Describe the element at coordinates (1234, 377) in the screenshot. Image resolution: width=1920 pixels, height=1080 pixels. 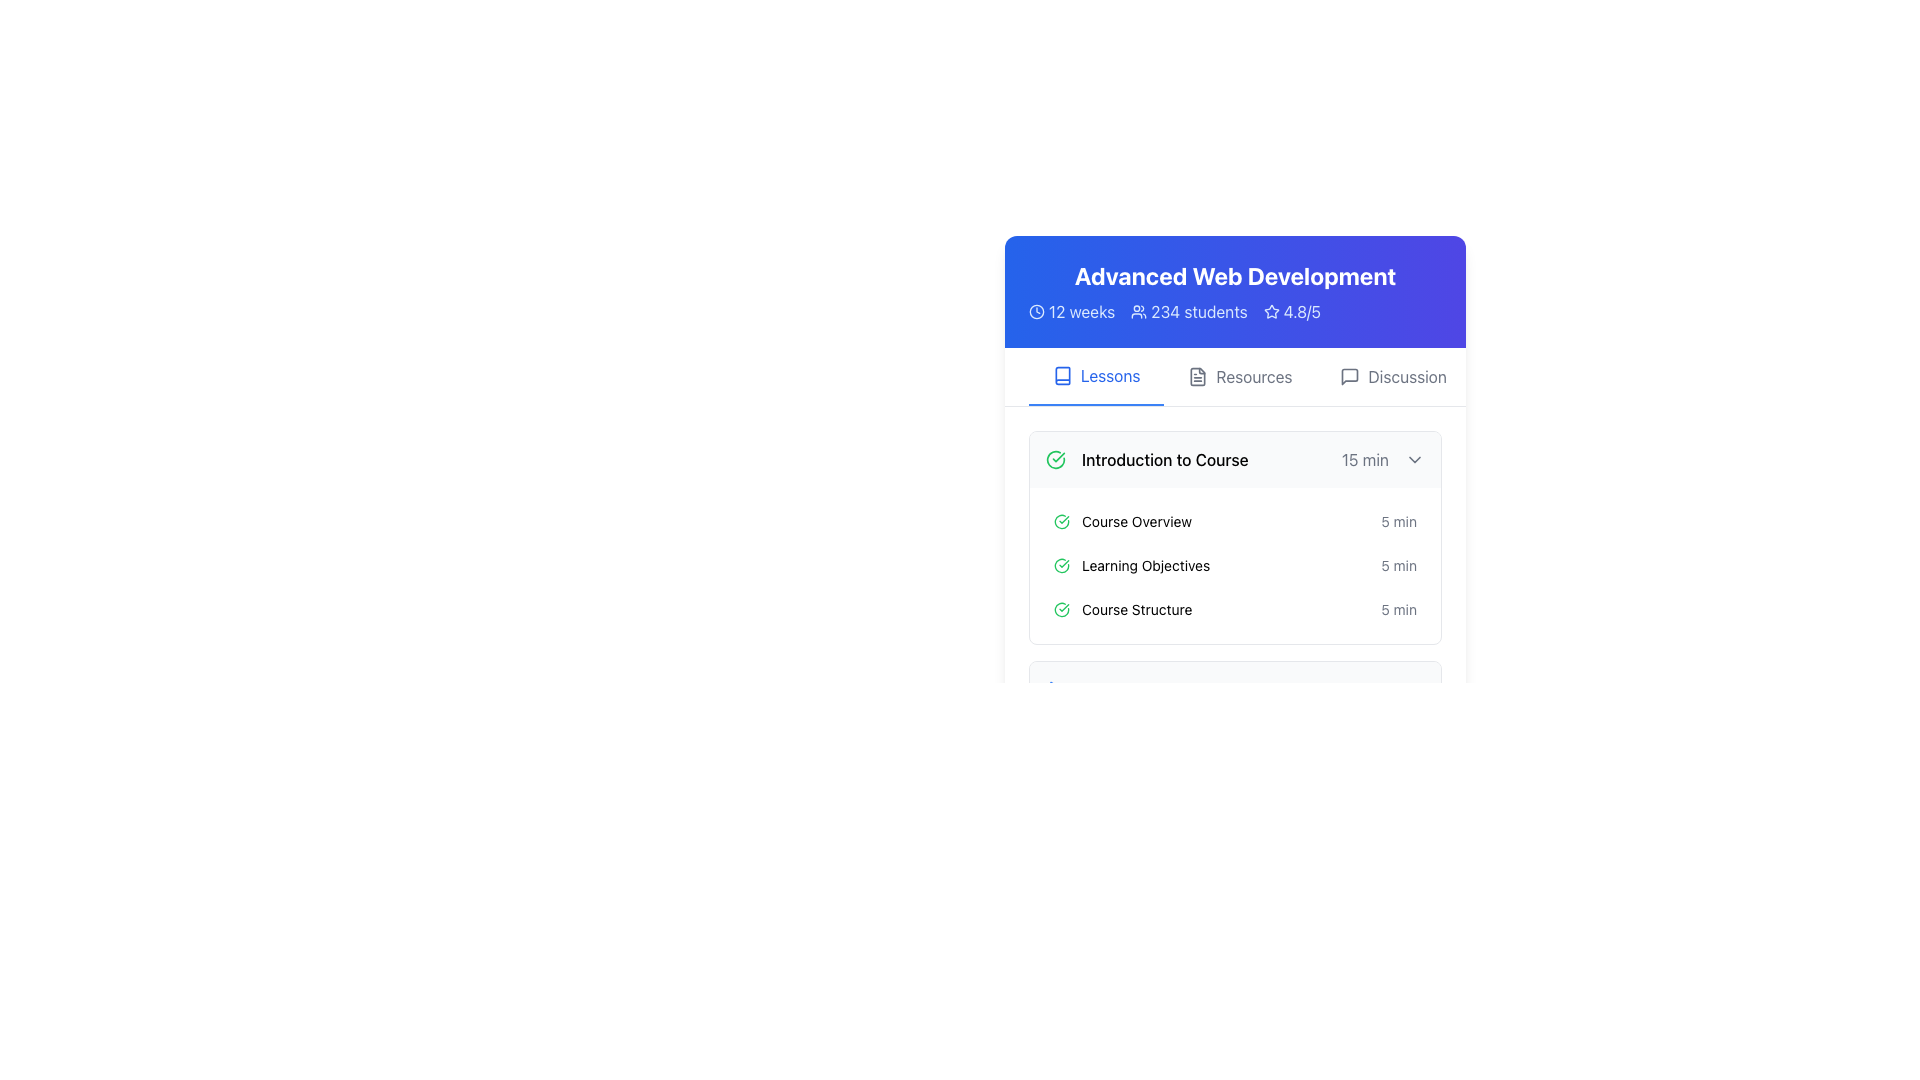
I see `the 'Resources' navigation tab, which is the second tab from the left among three tabs in a horizontal navigation bar located beneath the course title section` at that location.